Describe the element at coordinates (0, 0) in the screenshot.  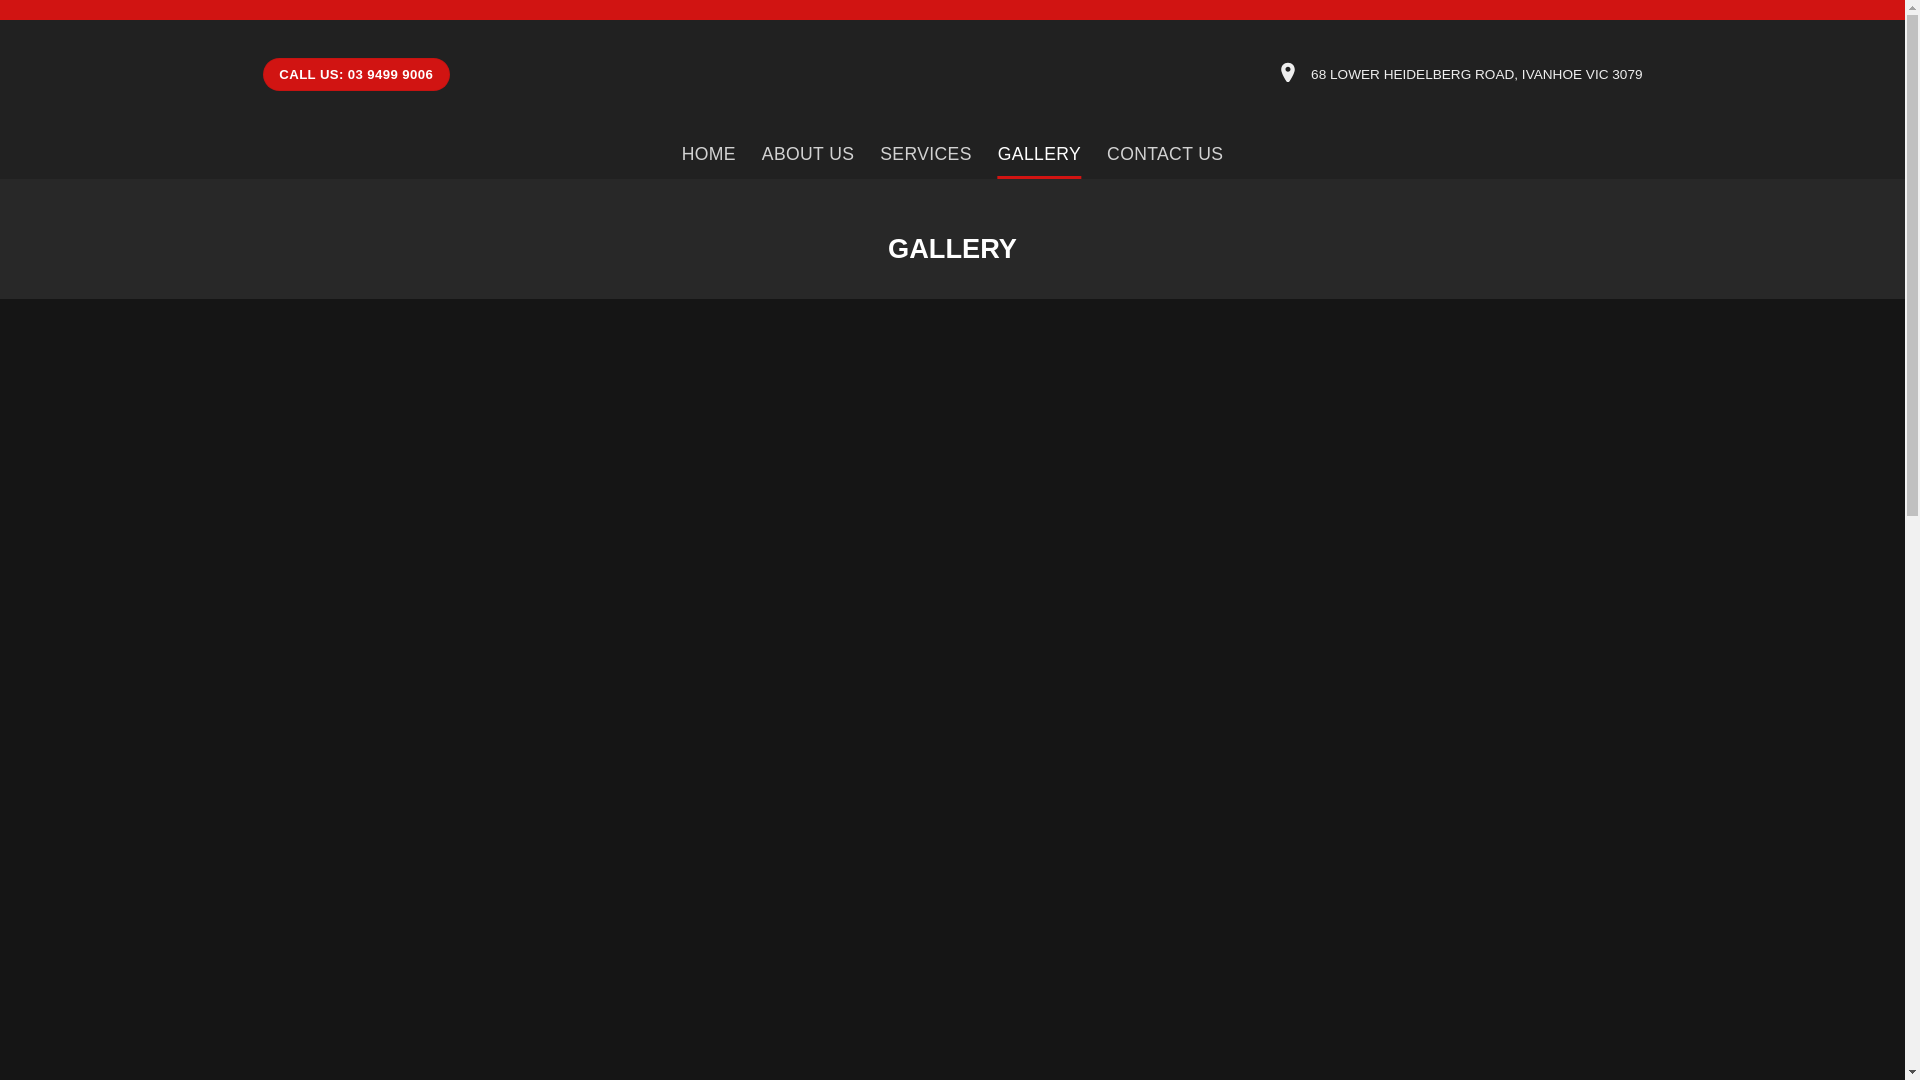
I see `'Skip to content'` at that location.